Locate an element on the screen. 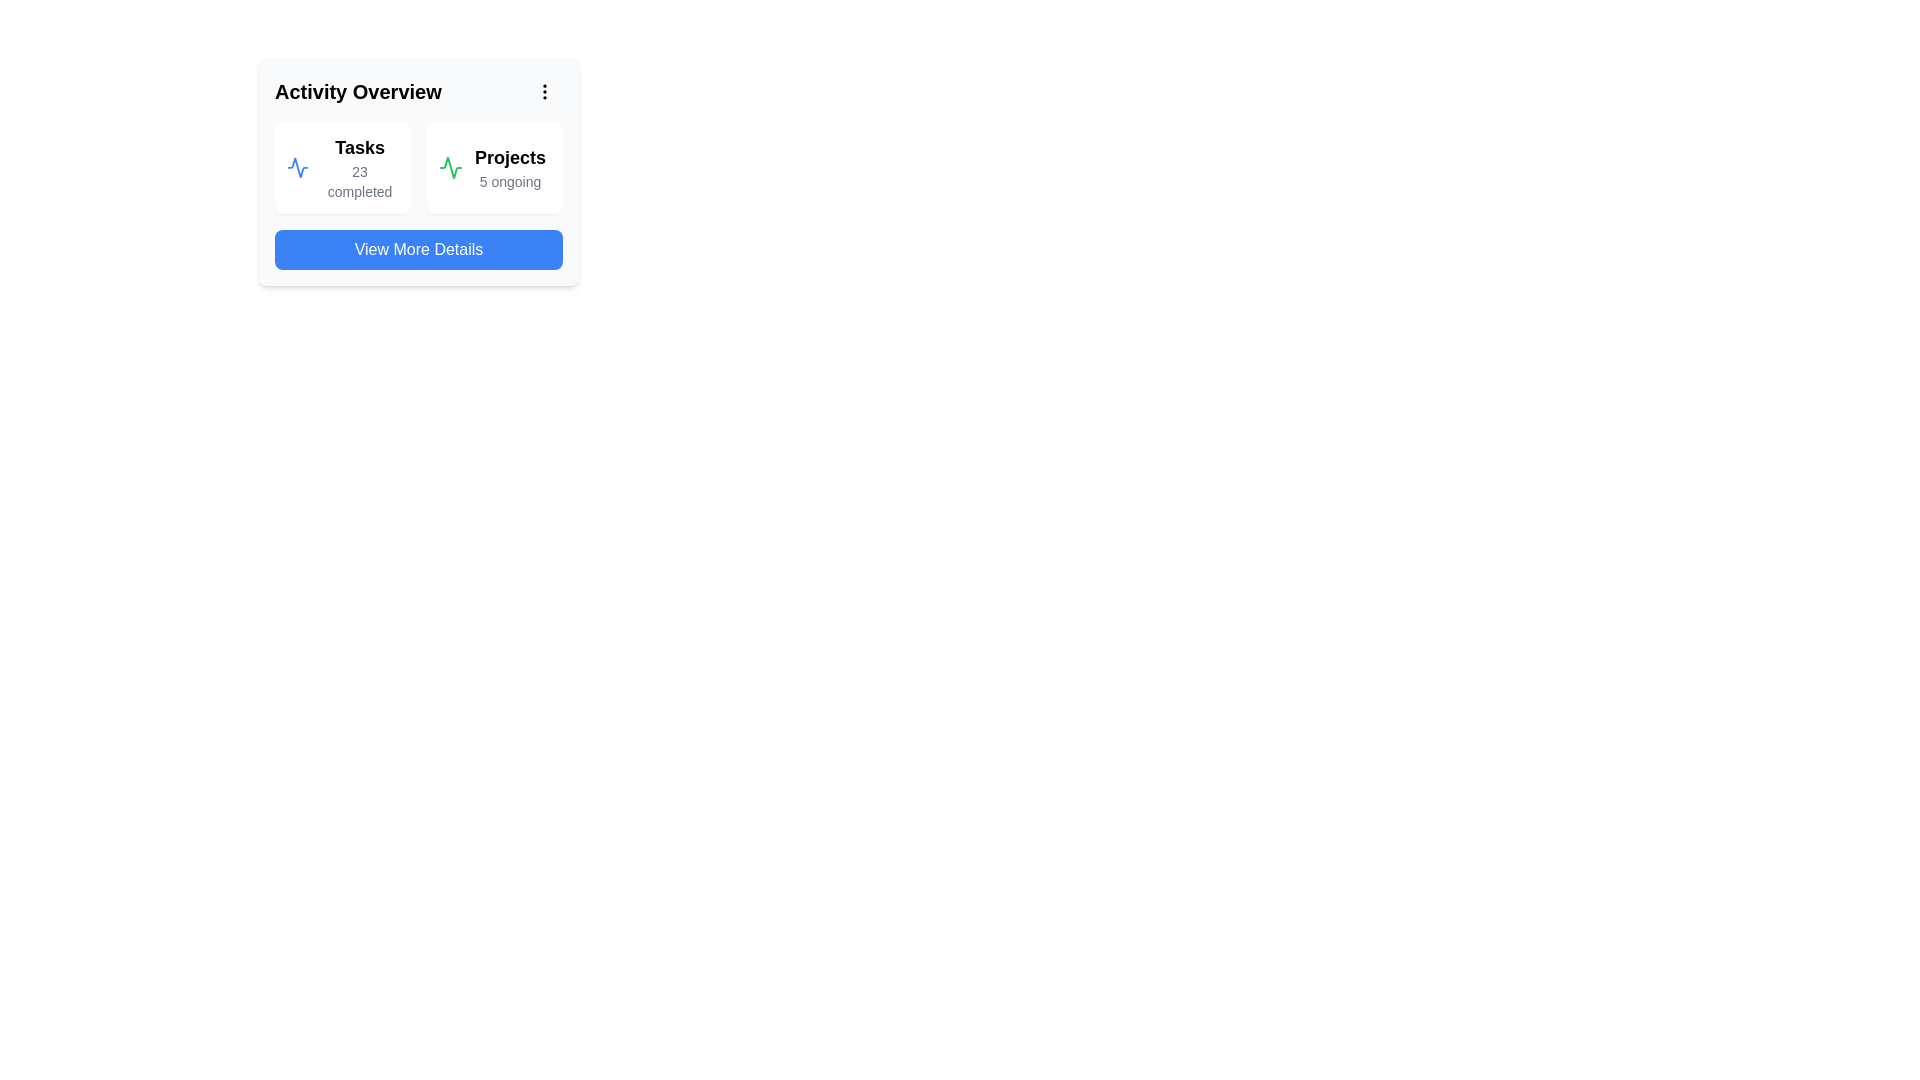  the Text header that serves as a title for the section summarizing user activities, located at the top of the card-like layout is located at coordinates (417, 92).